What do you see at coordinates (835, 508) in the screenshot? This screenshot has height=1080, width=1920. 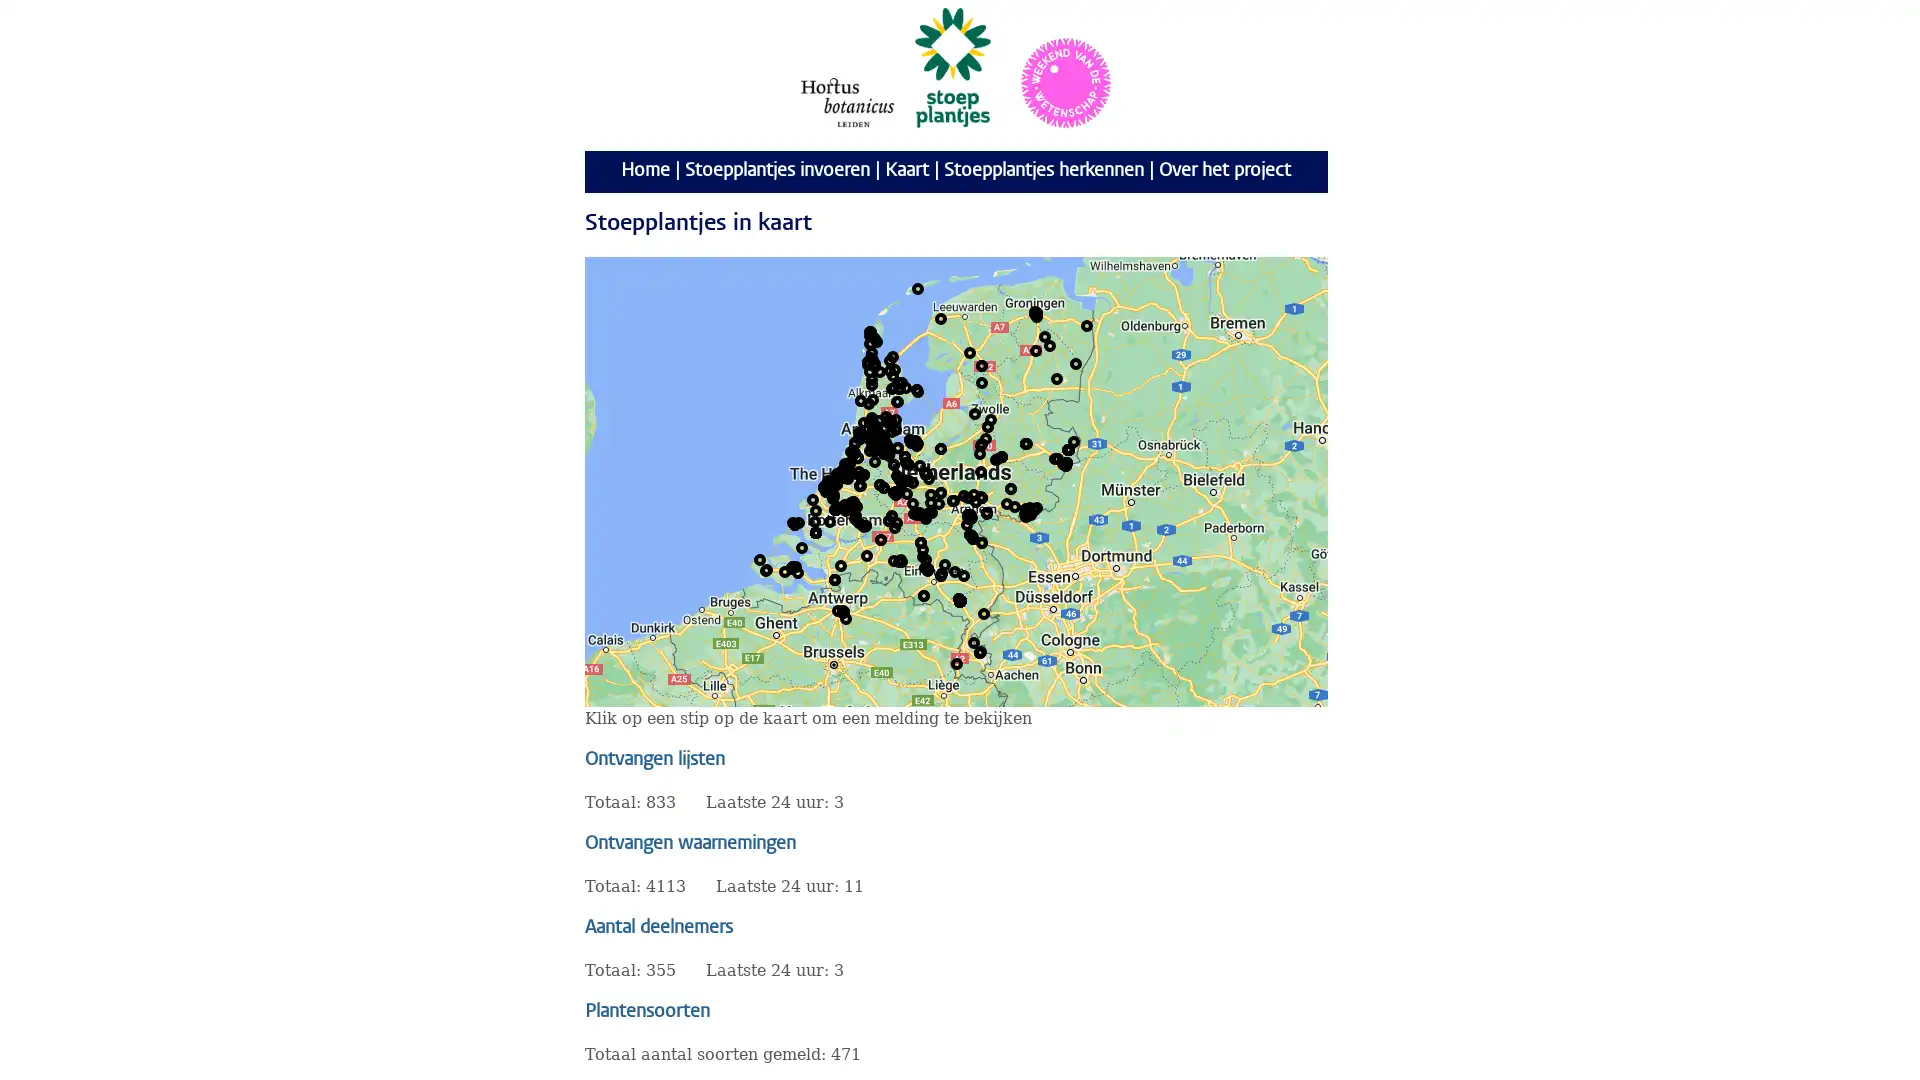 I see `Telling van Aad Jonkvorst op 23 maart 2022` at bounding box center [835, 508].